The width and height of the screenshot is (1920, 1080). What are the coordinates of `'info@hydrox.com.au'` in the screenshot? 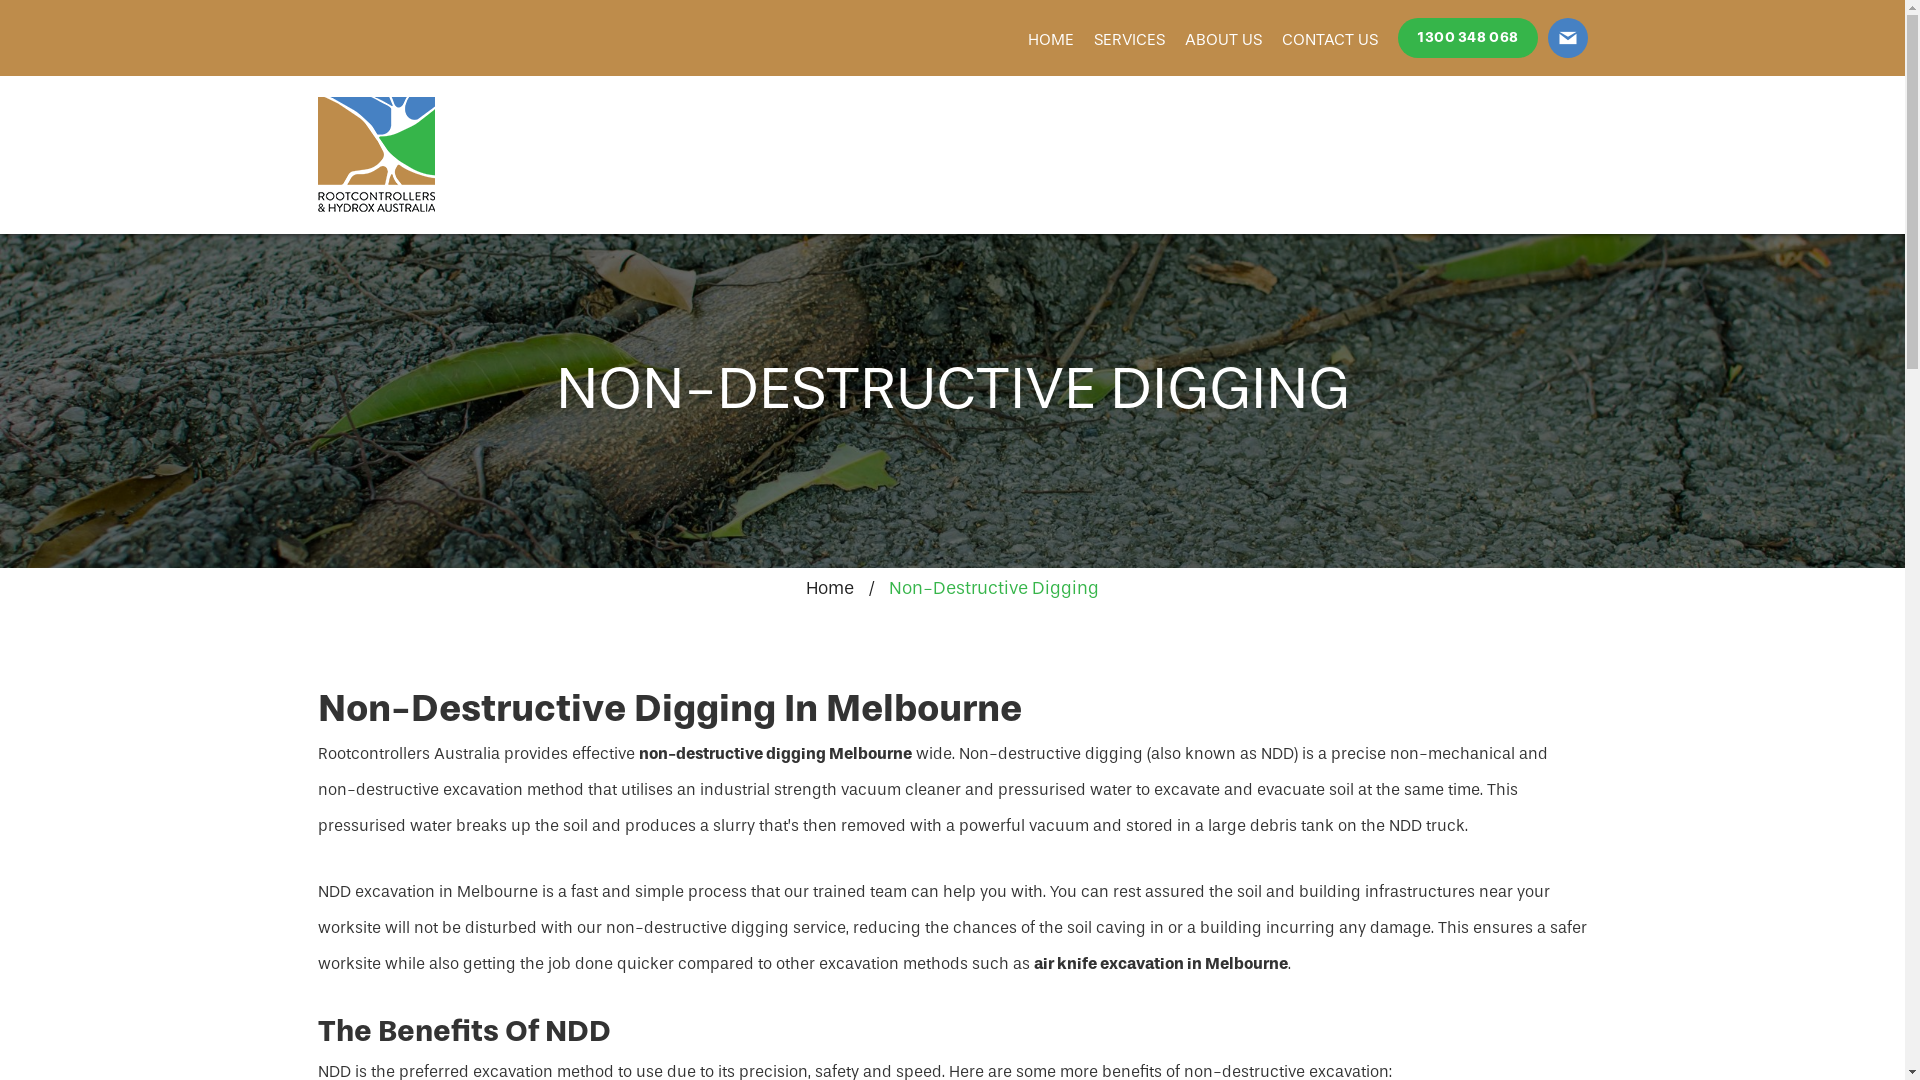 It's located at (1567, 38).